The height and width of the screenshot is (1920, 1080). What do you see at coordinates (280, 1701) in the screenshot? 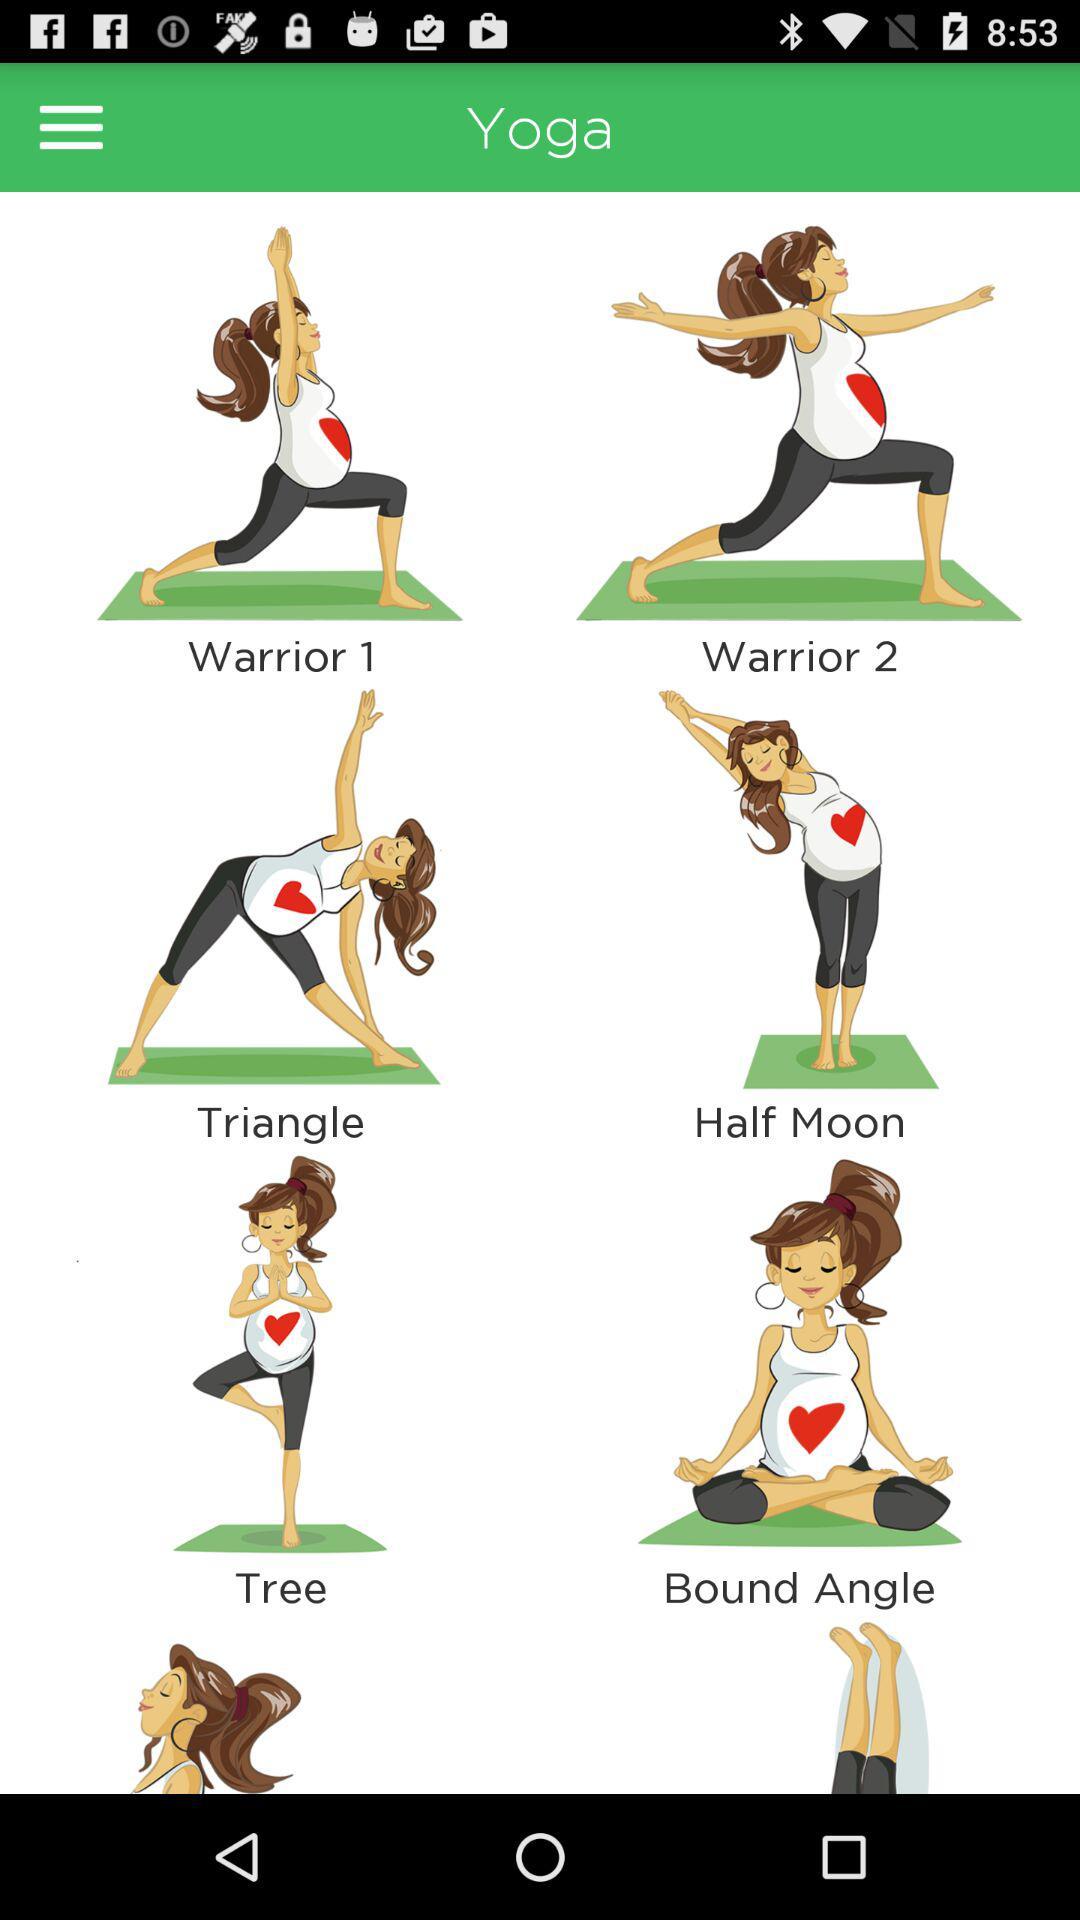
I see `the app below tree app` at bounding box center [280, 1701].